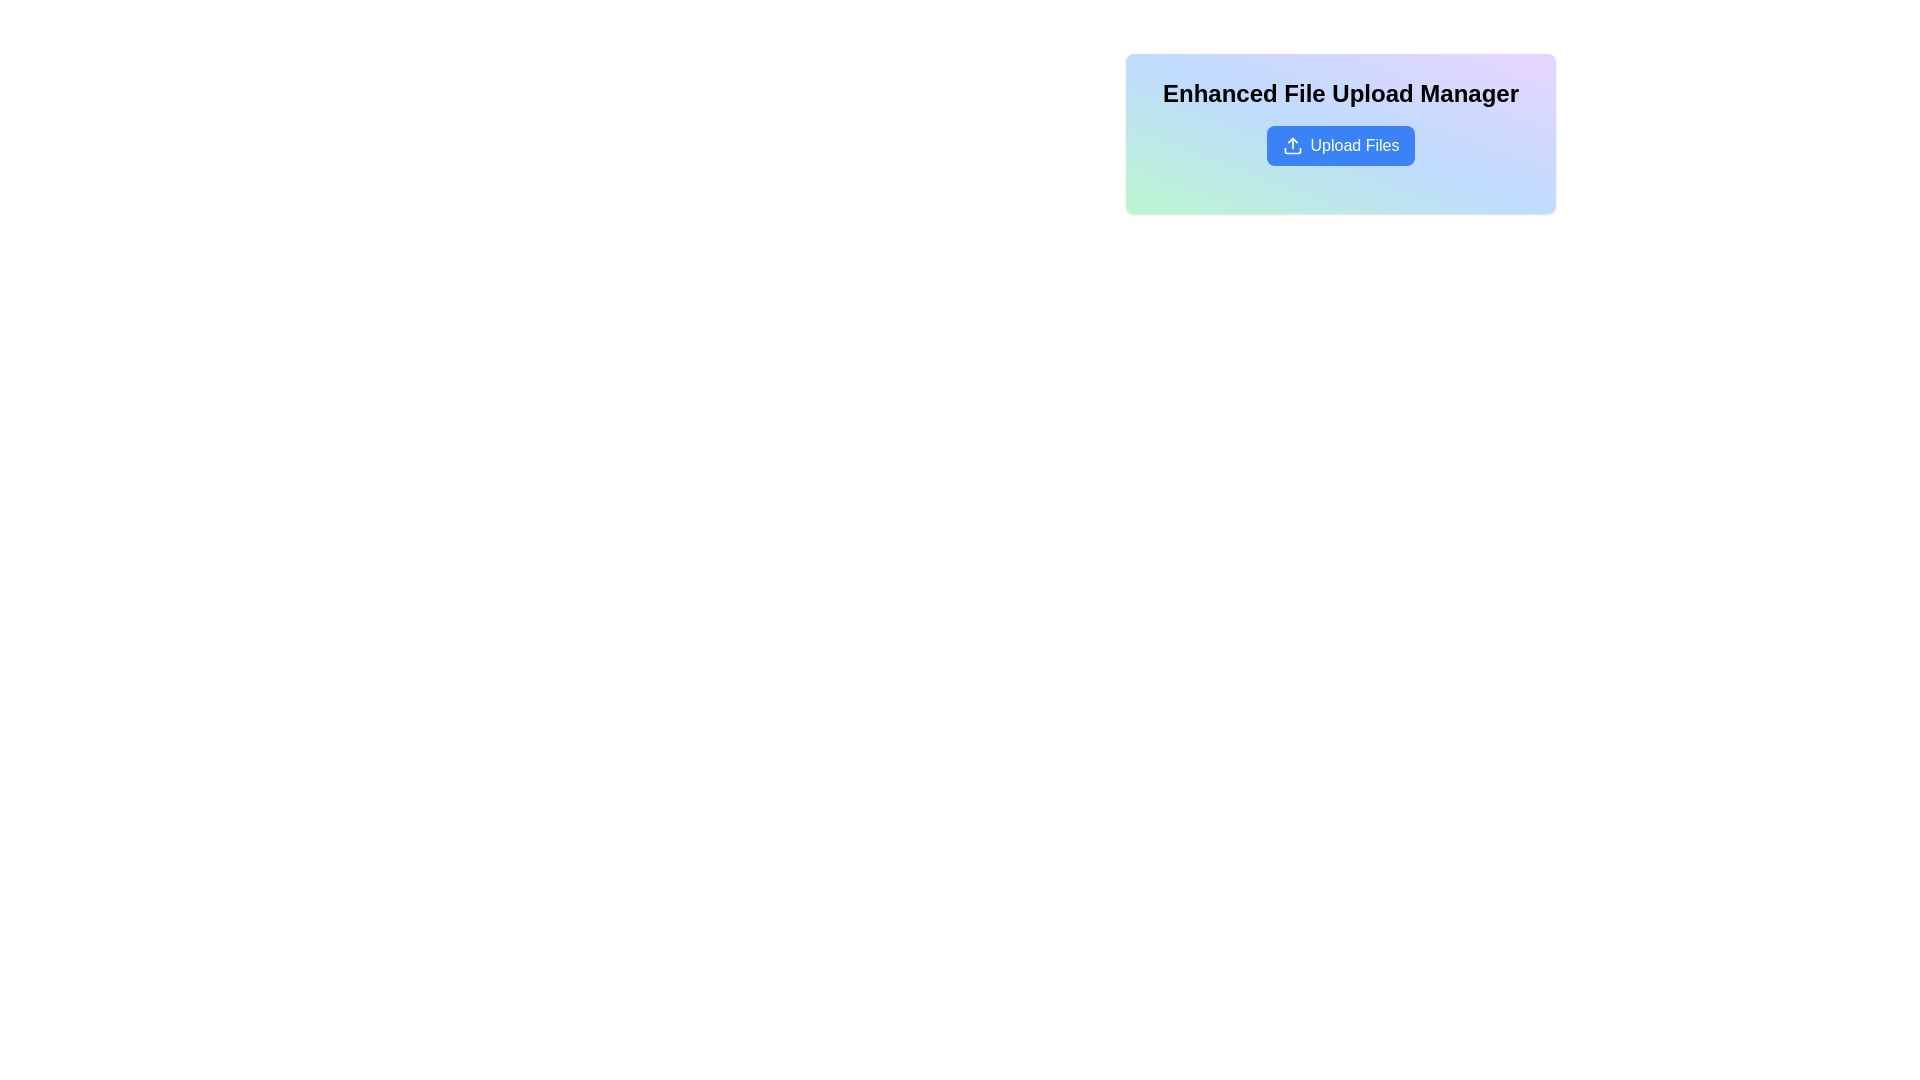 The height and width of the screenshot is (1080, 1920). Describe the element at coordinates (1340, 145) in the screenshot. I see `the button that prompts the user to initiate a file upload action, located in the center of the 'Enhanced File Upload Manager' card` at that location.